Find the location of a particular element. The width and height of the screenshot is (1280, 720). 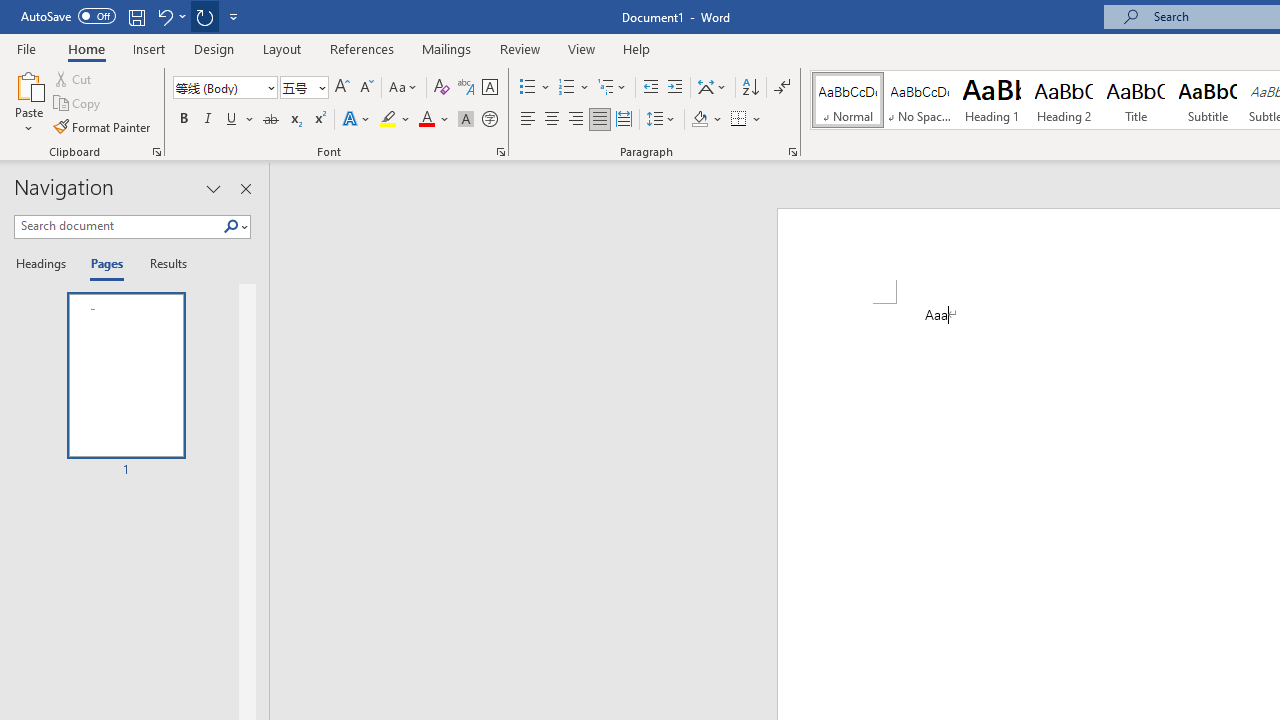

'Repeat Style' is located at coordinates (204, 16).